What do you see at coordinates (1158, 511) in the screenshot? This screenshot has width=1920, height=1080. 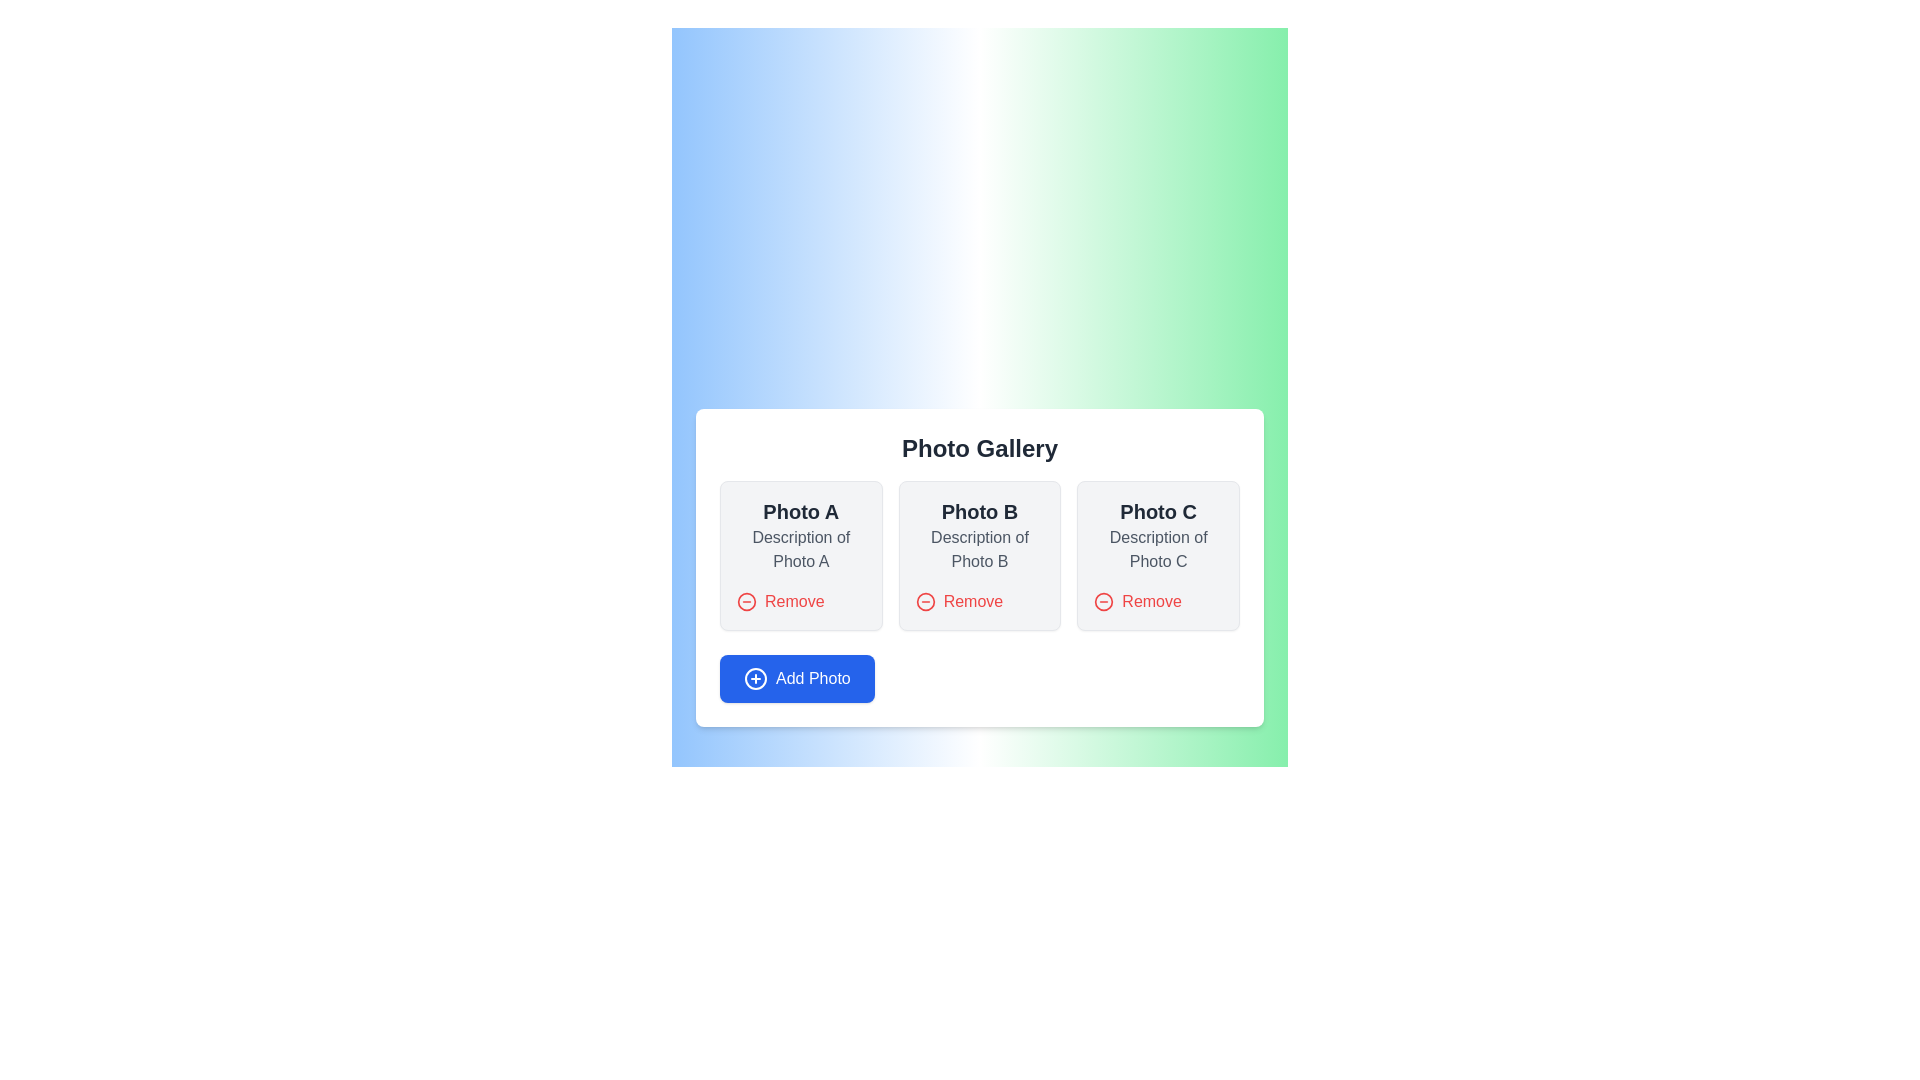 I see `the text label that identifies the card as 'Photo C', located at the top center of the third card in the 'Photo Gallery' section` at bounding box center [1158, 511].